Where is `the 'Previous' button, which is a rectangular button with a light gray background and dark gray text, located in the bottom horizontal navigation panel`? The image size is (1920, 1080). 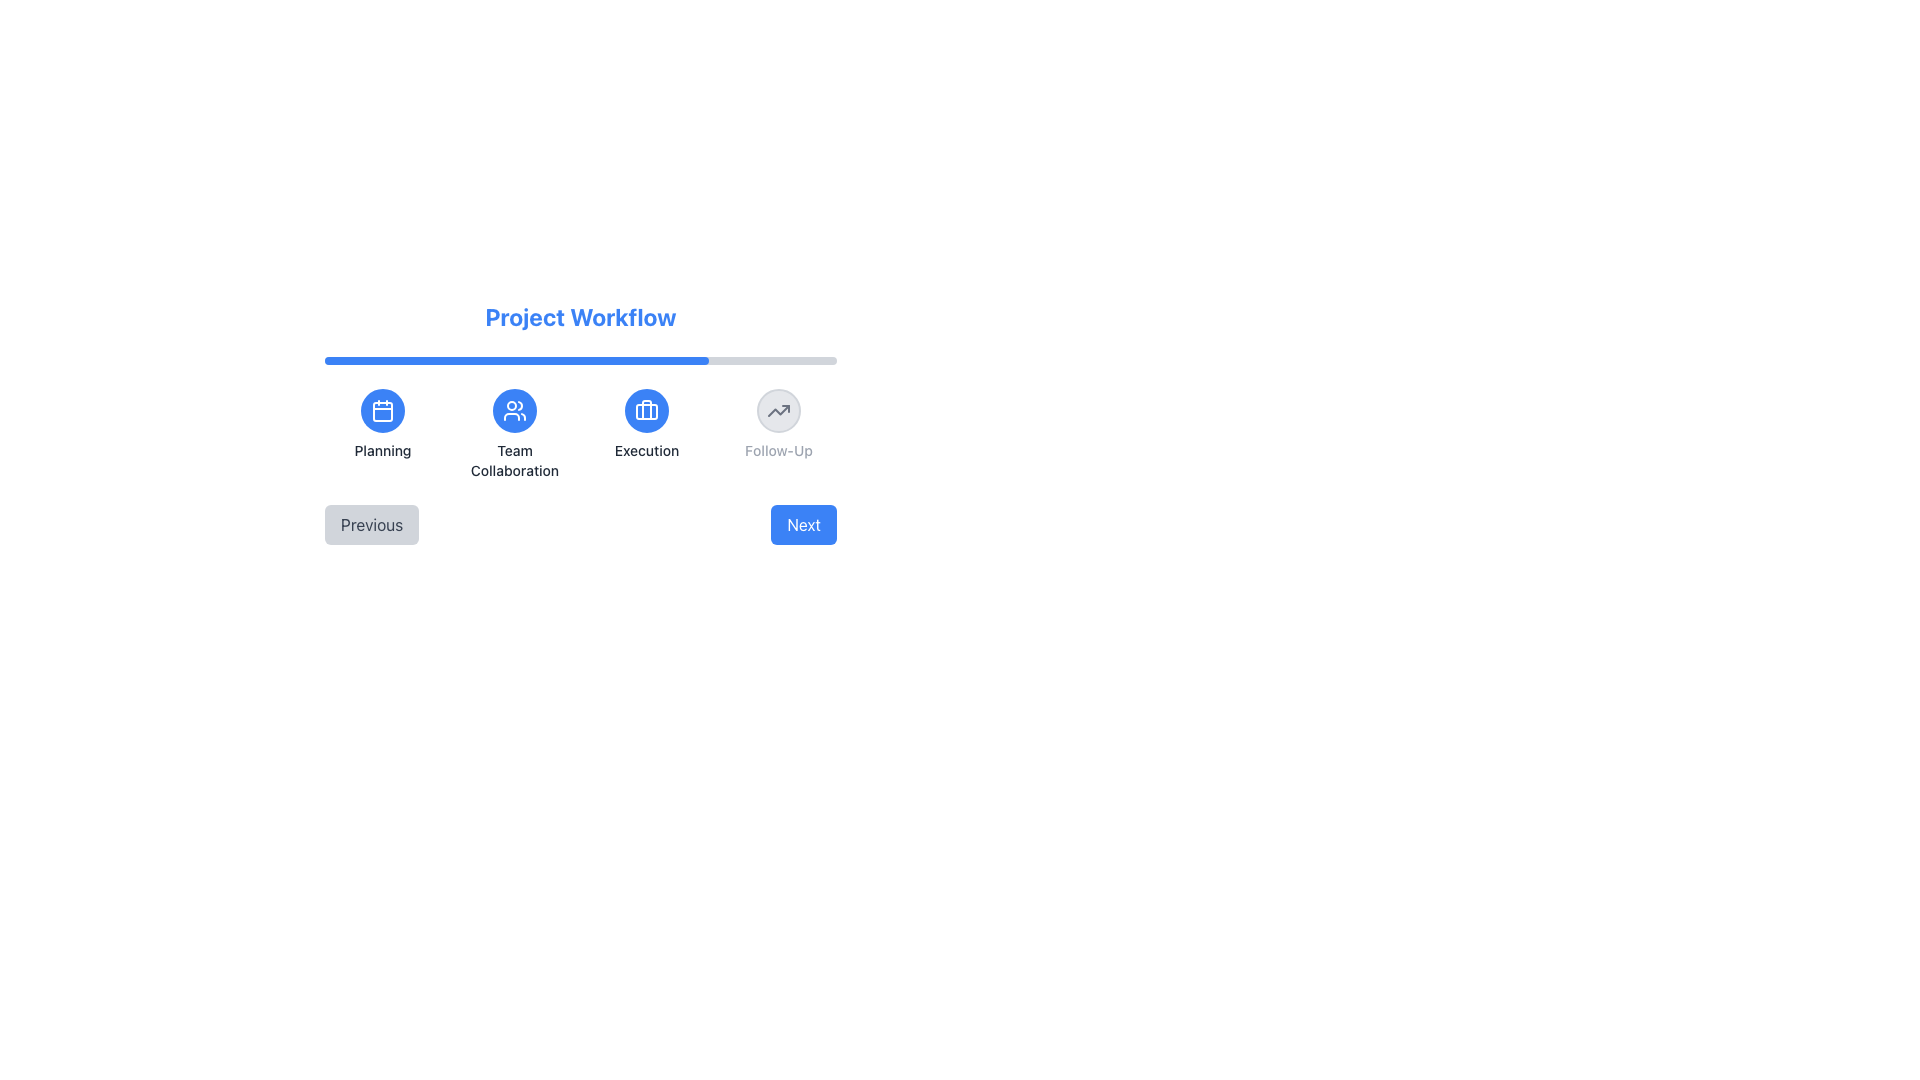
the 'Previous' button, which is a rectangular button with a light gray background and dark gray text, located in the bottom horizontal navigation panel is located at coordinates (372, 523).